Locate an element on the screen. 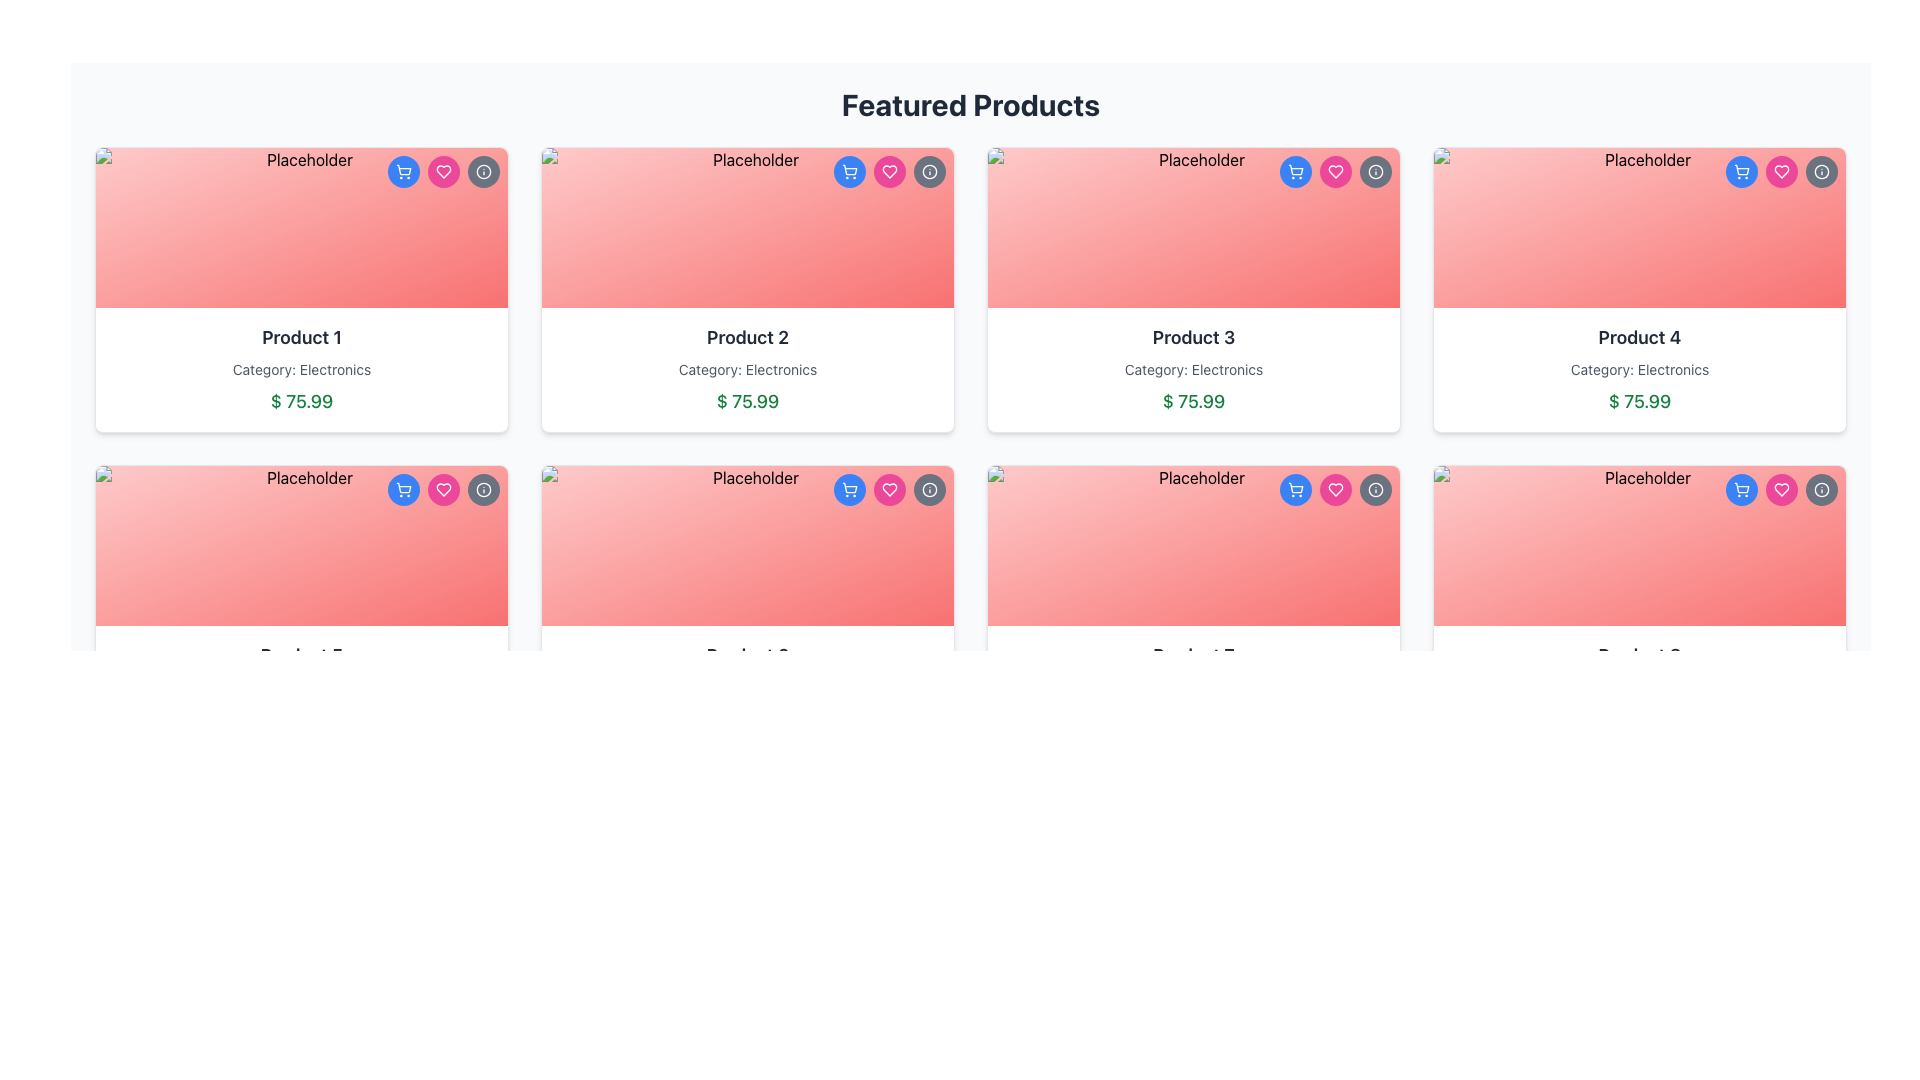  the circular pink button with a heart icon in the top-right section of the product card to mark the item as a favorite is located at coordinates (1781, 489).